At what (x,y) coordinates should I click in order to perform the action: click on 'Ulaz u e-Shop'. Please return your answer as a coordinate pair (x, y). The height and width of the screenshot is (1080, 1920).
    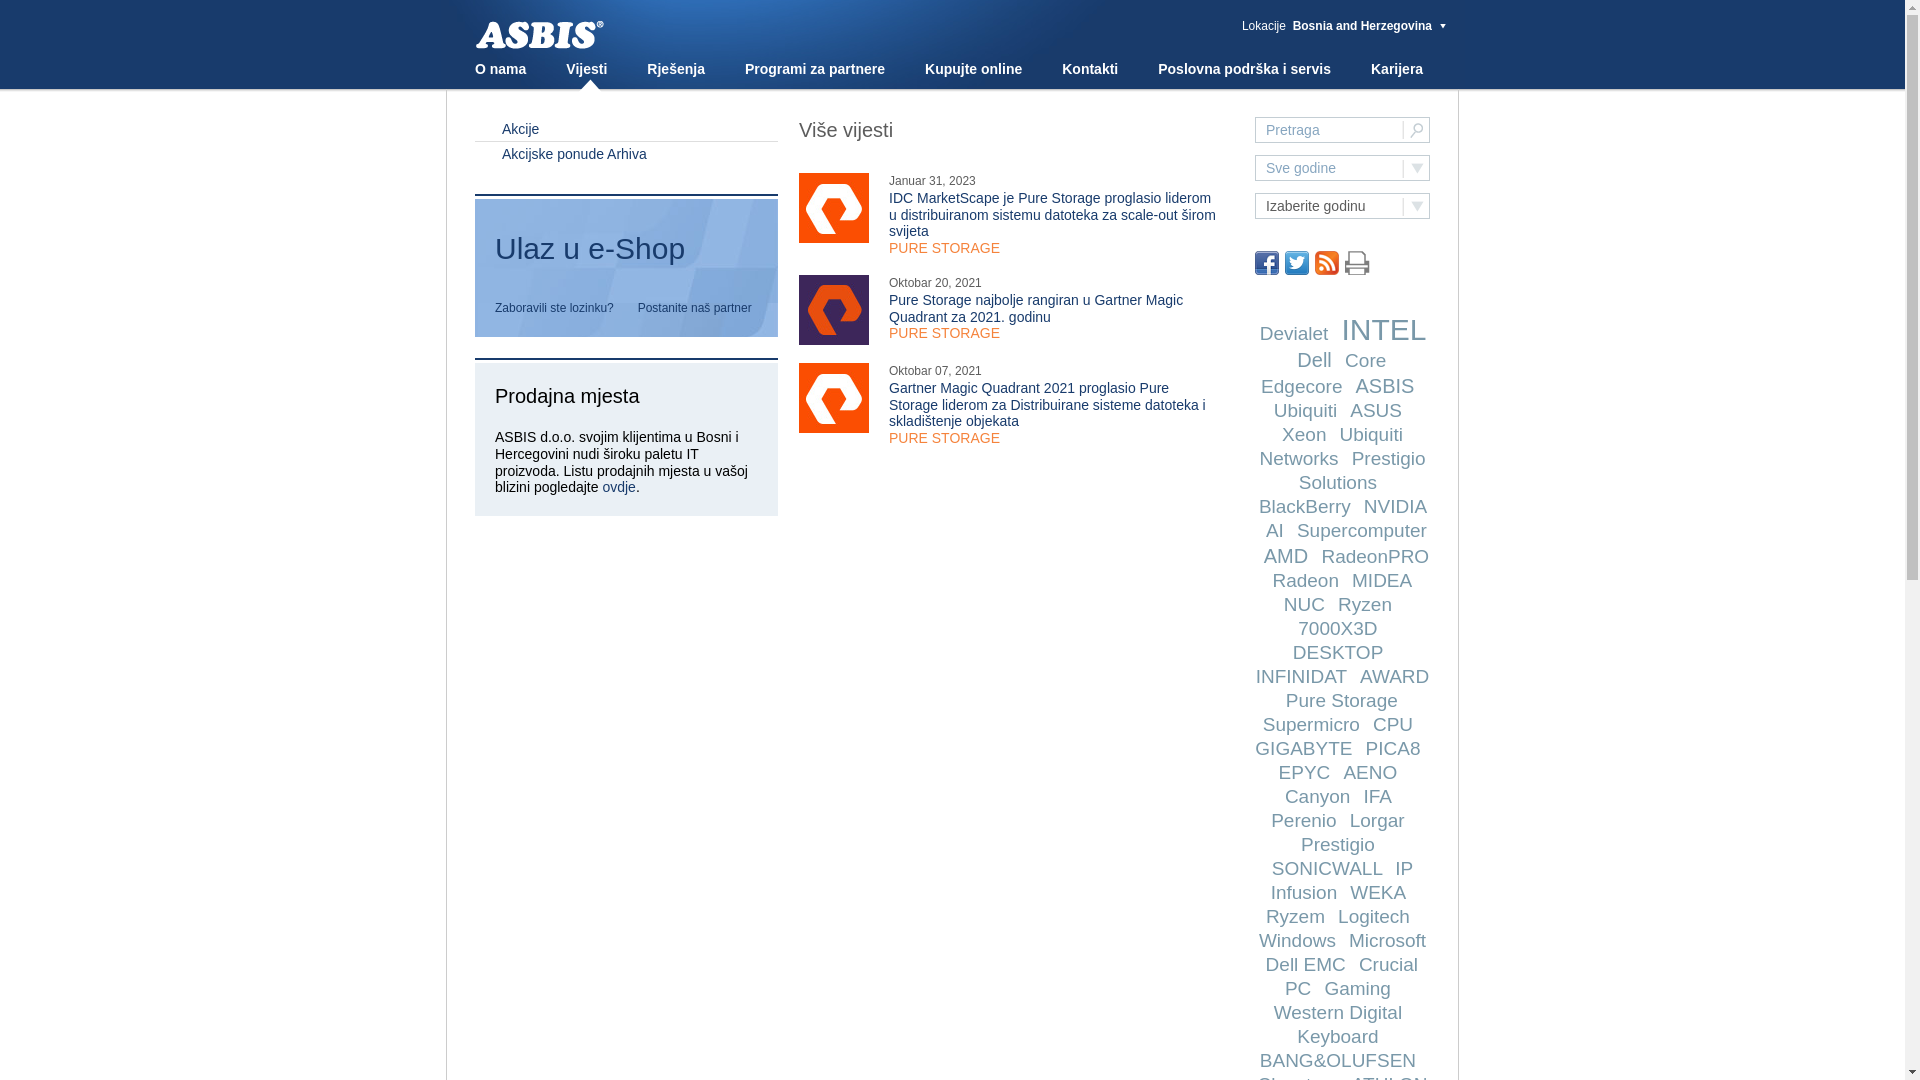
    Looking at the image, I should click on (625, 256).